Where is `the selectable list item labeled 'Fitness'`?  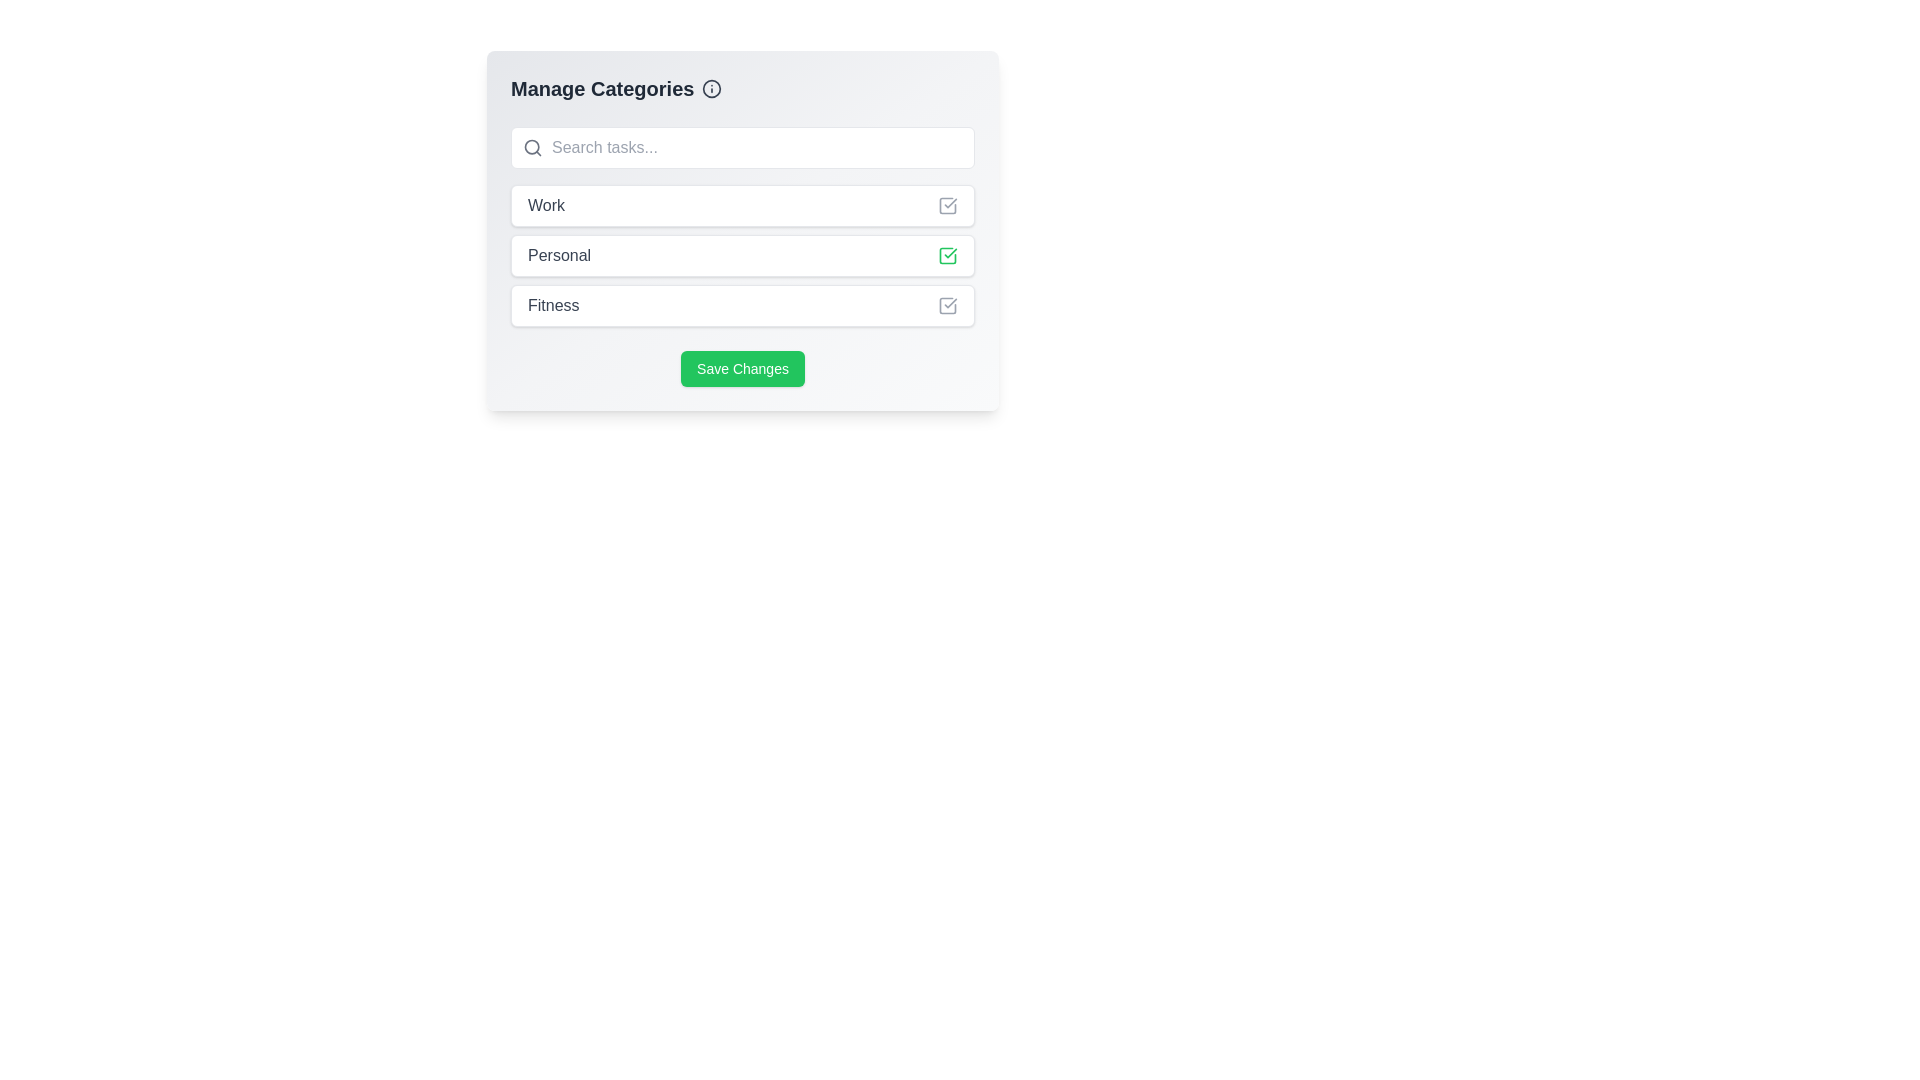 the selectable list item labeled 'Fitness' is located at coordinates (742, 305).